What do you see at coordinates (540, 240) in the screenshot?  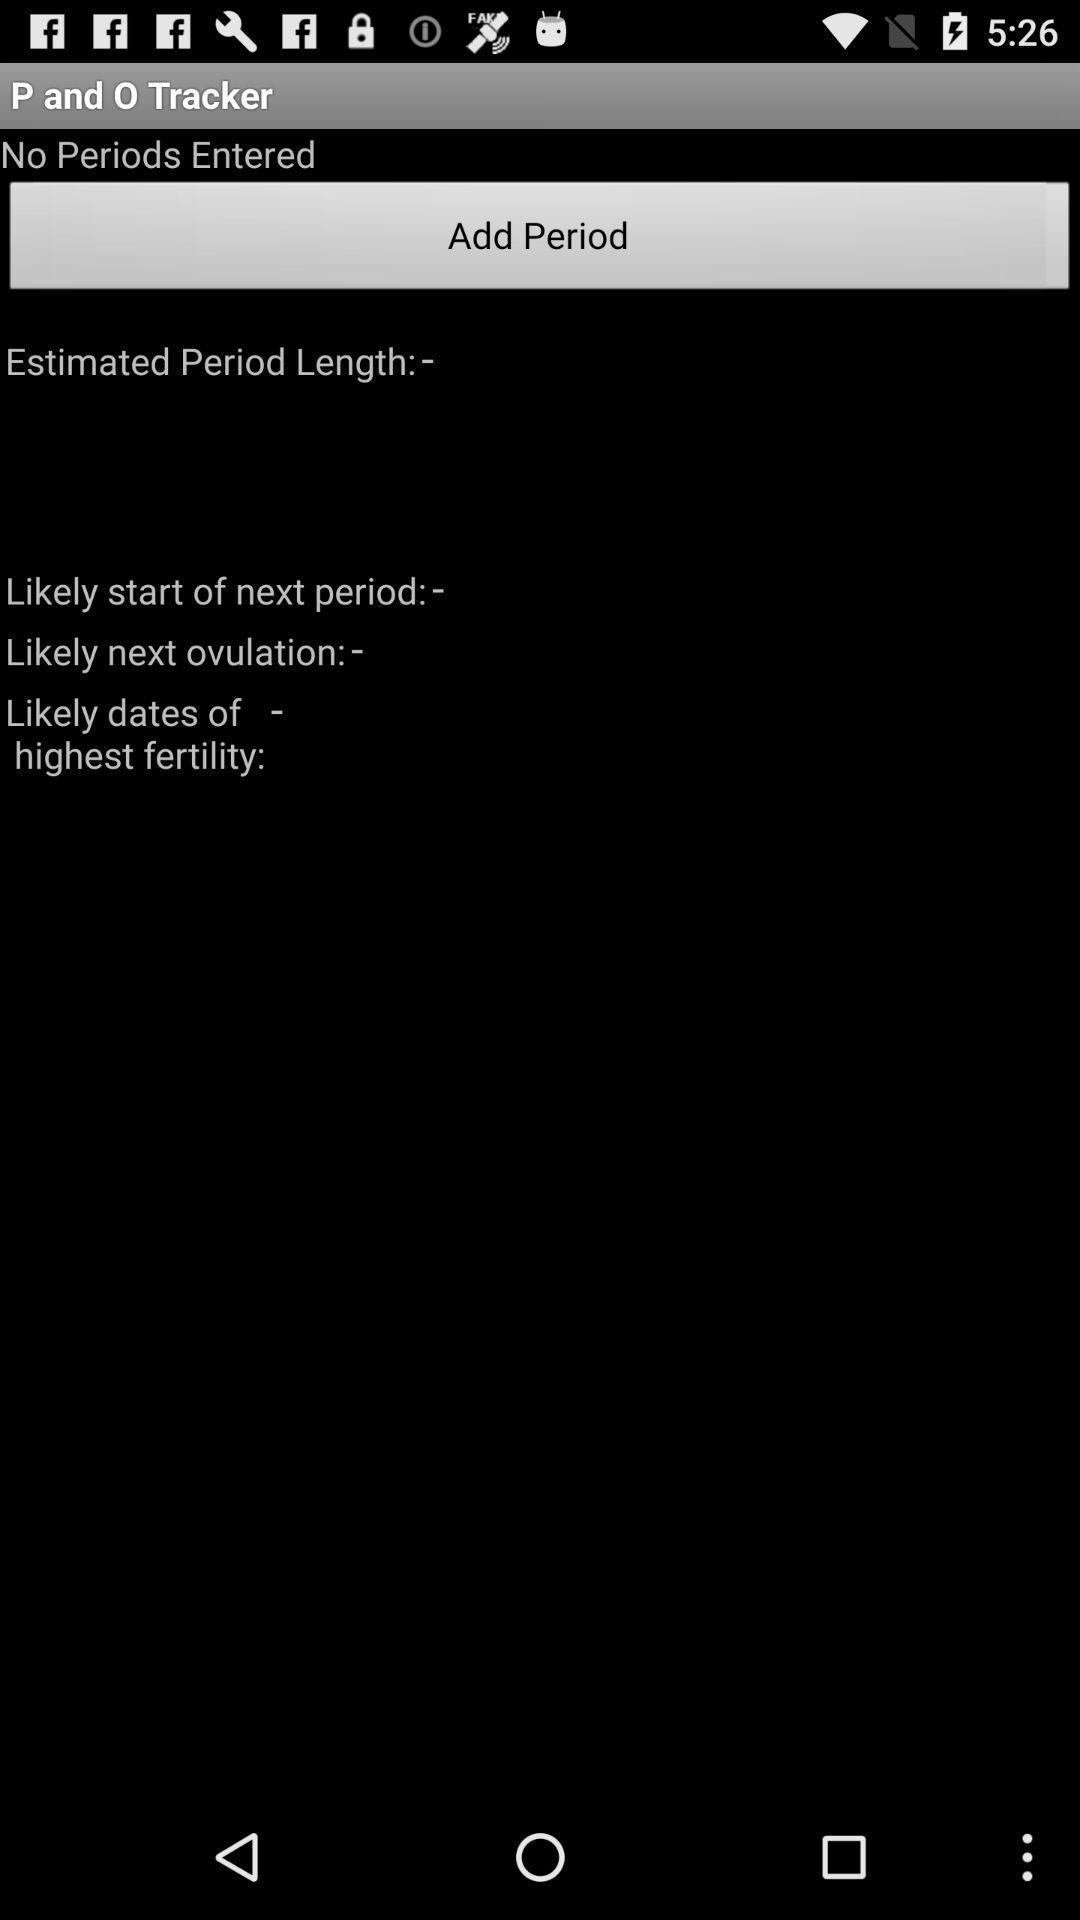 I see `the add period item` at bounding box center [540, 240].